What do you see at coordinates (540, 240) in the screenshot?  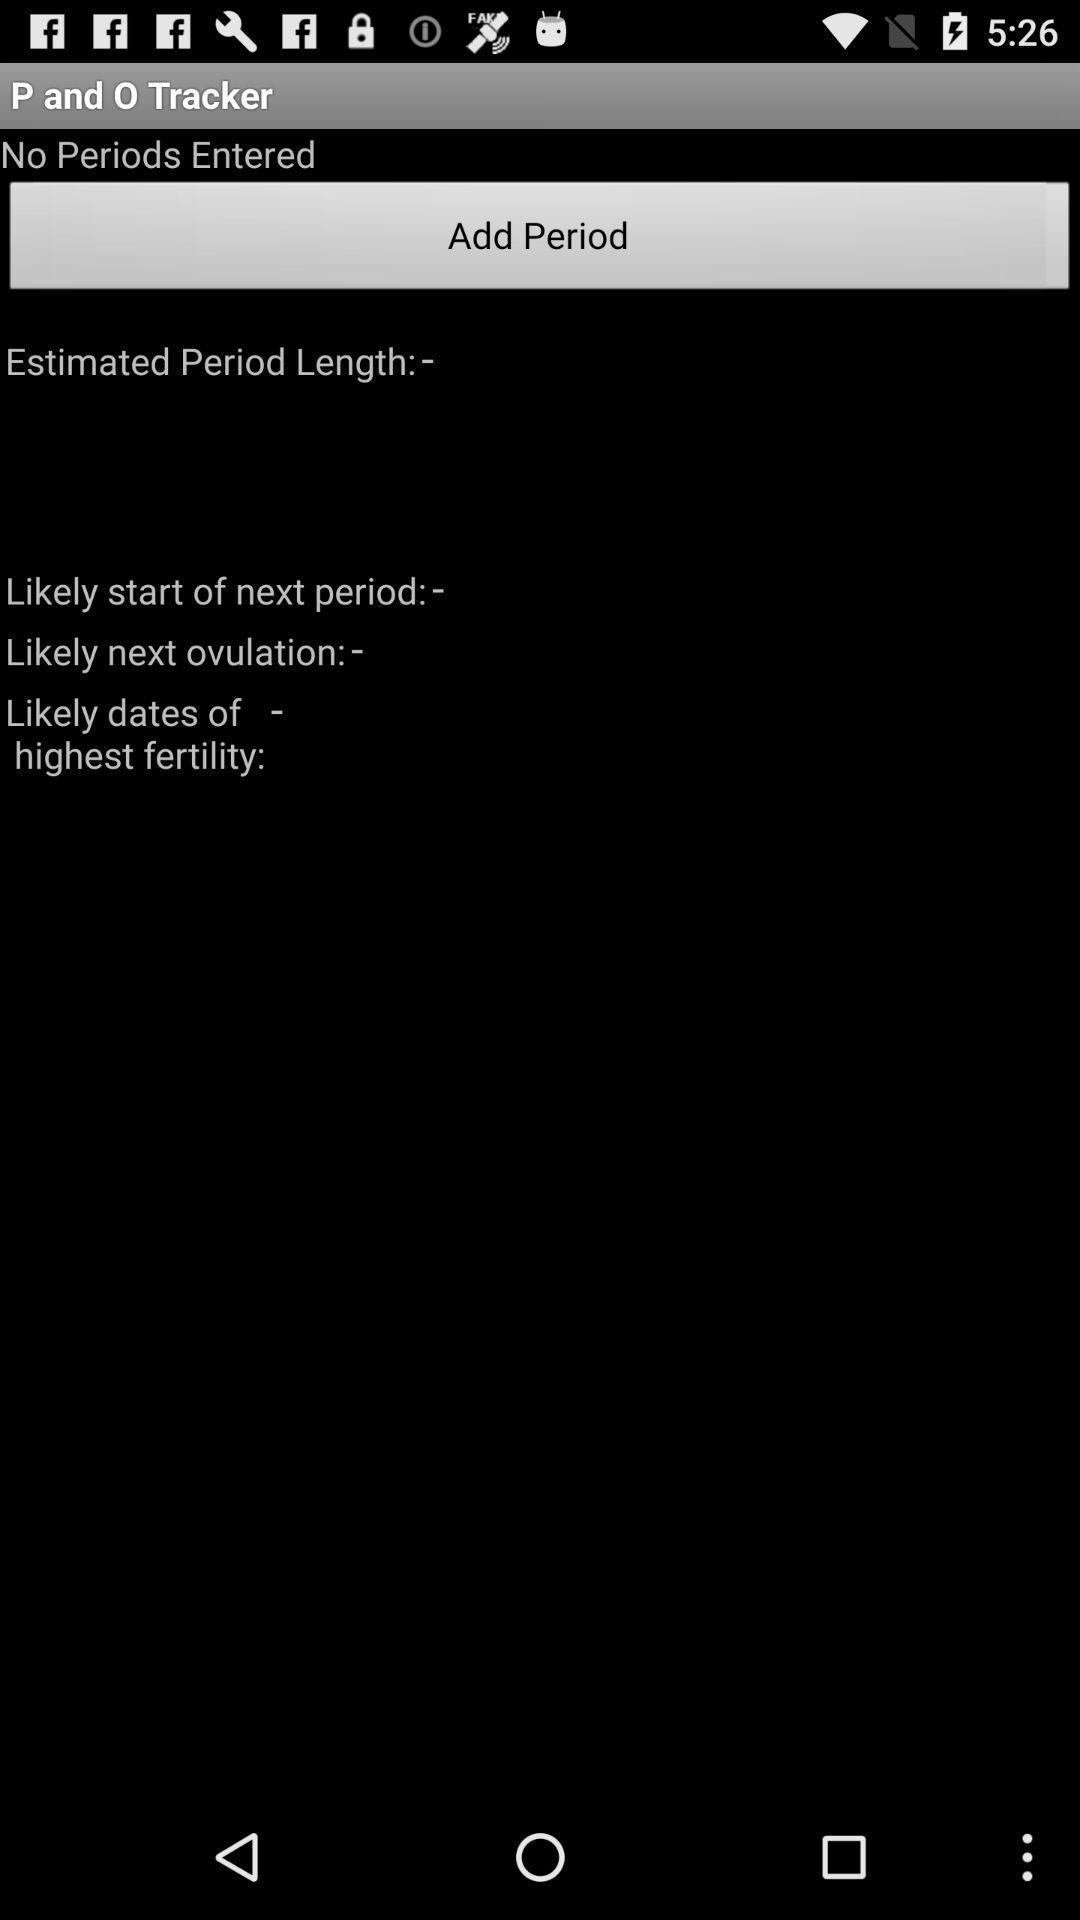 I see `the add period item` at bounding box center [540, 240].